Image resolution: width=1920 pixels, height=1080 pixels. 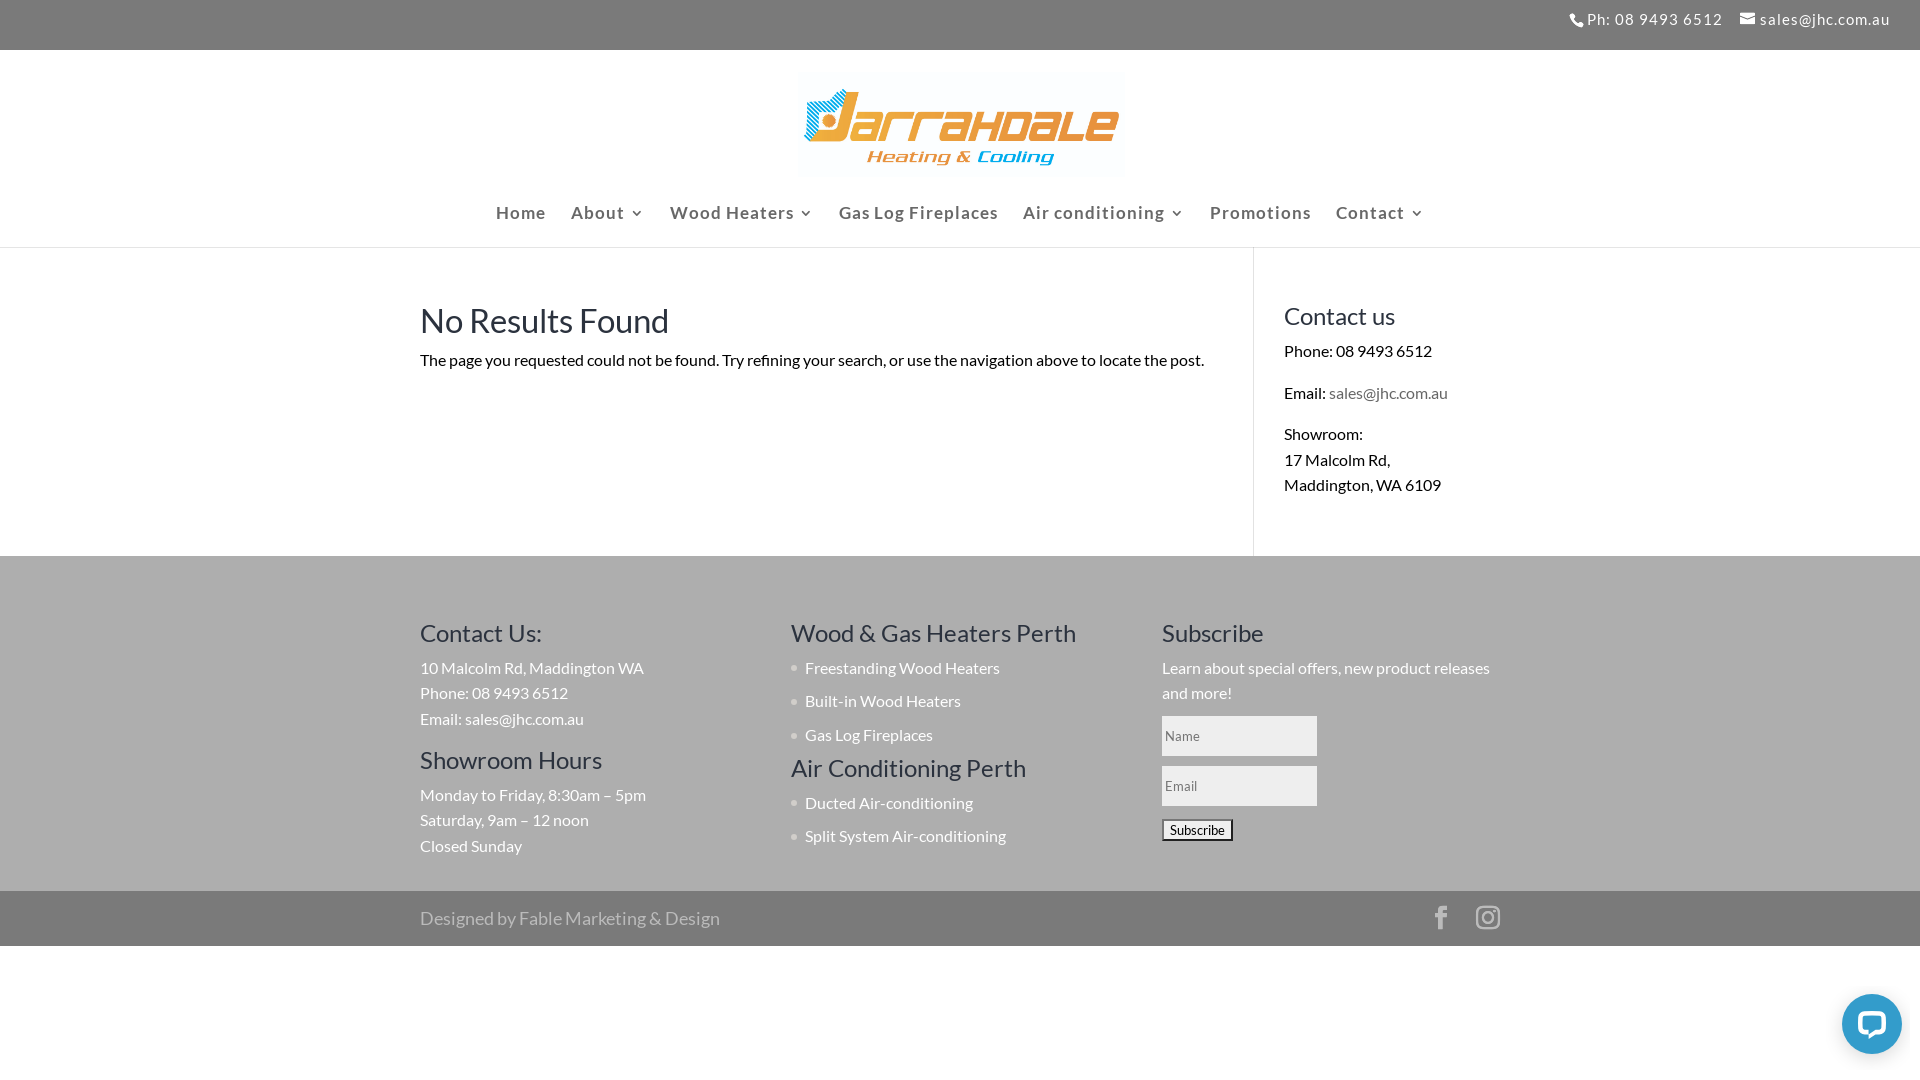 I want to click on 'LiveChat chat widget', so click(x=1825, y=1028).